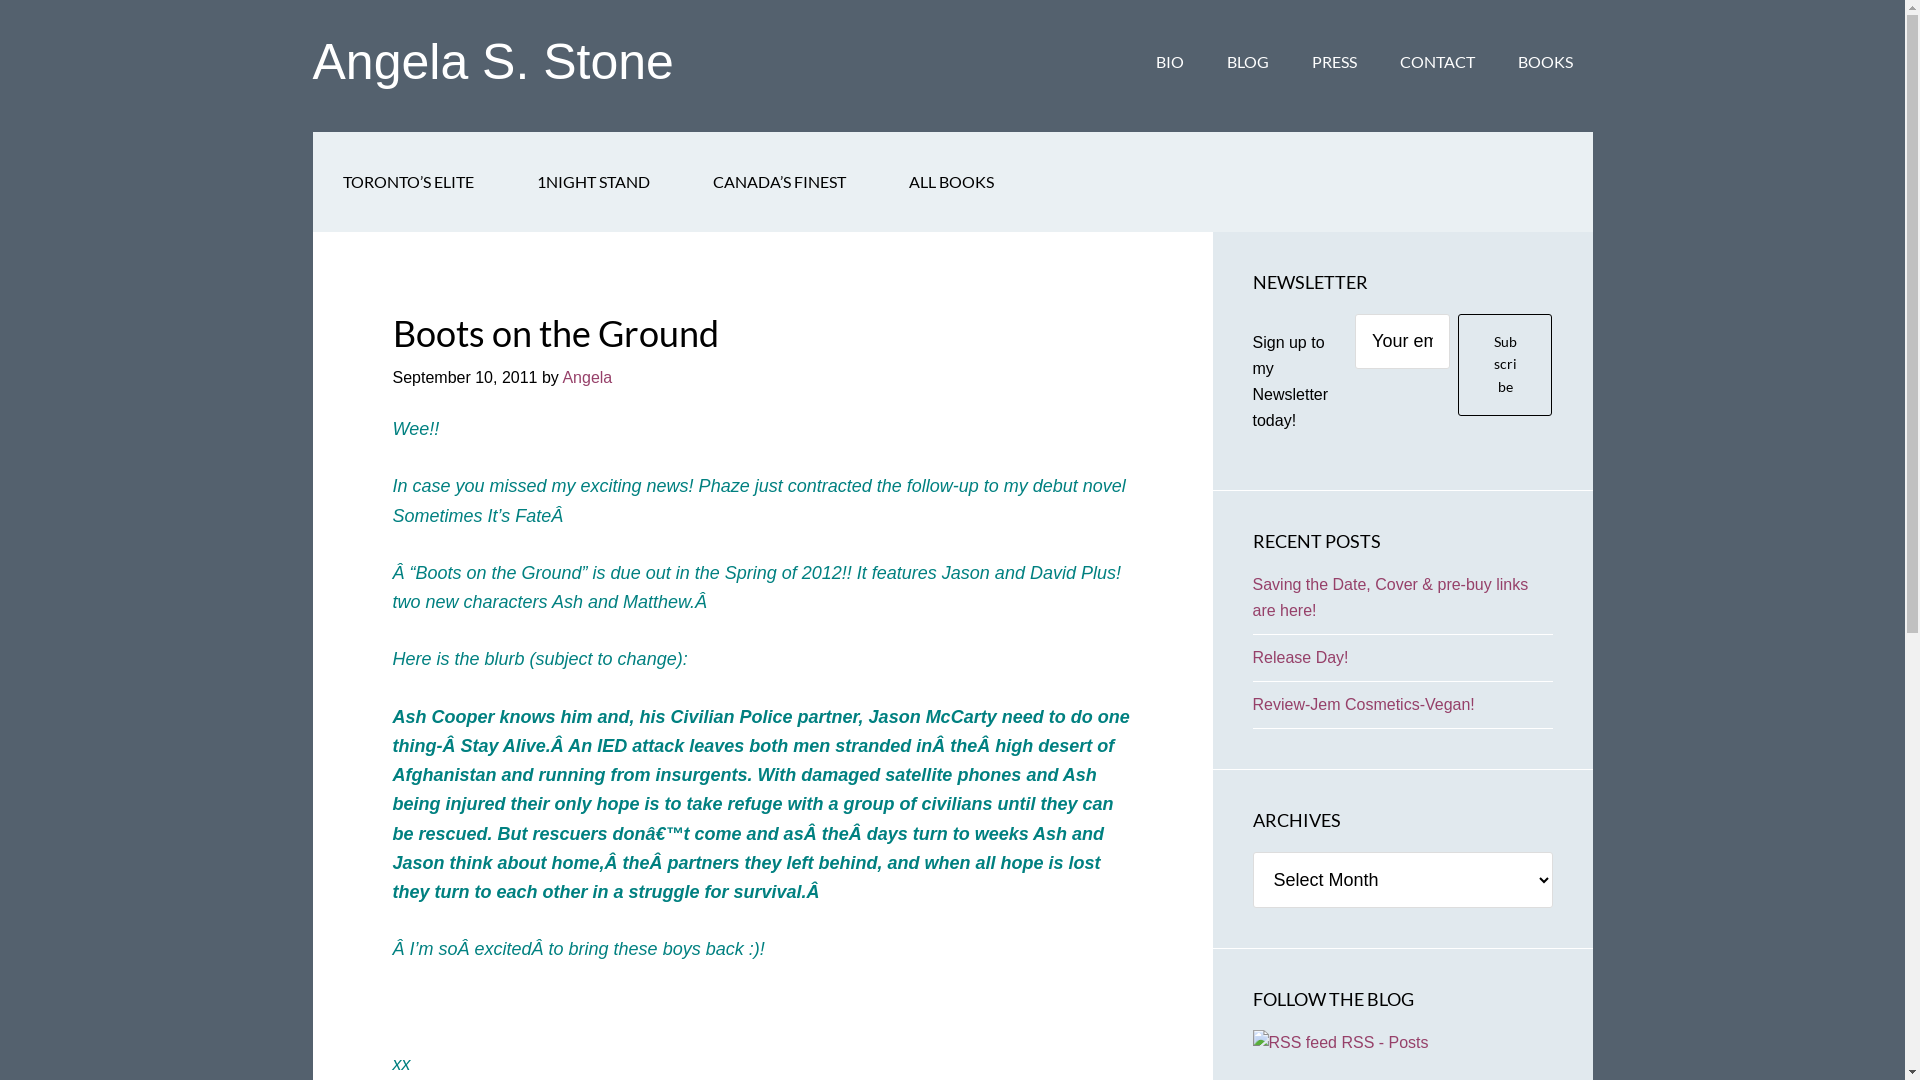 This screenshot has height=1080, width=1920. What do you see at coordinates (1334, 60) in the screenshot?
I see `'PRESS'` at bounding box center [1334, 60].